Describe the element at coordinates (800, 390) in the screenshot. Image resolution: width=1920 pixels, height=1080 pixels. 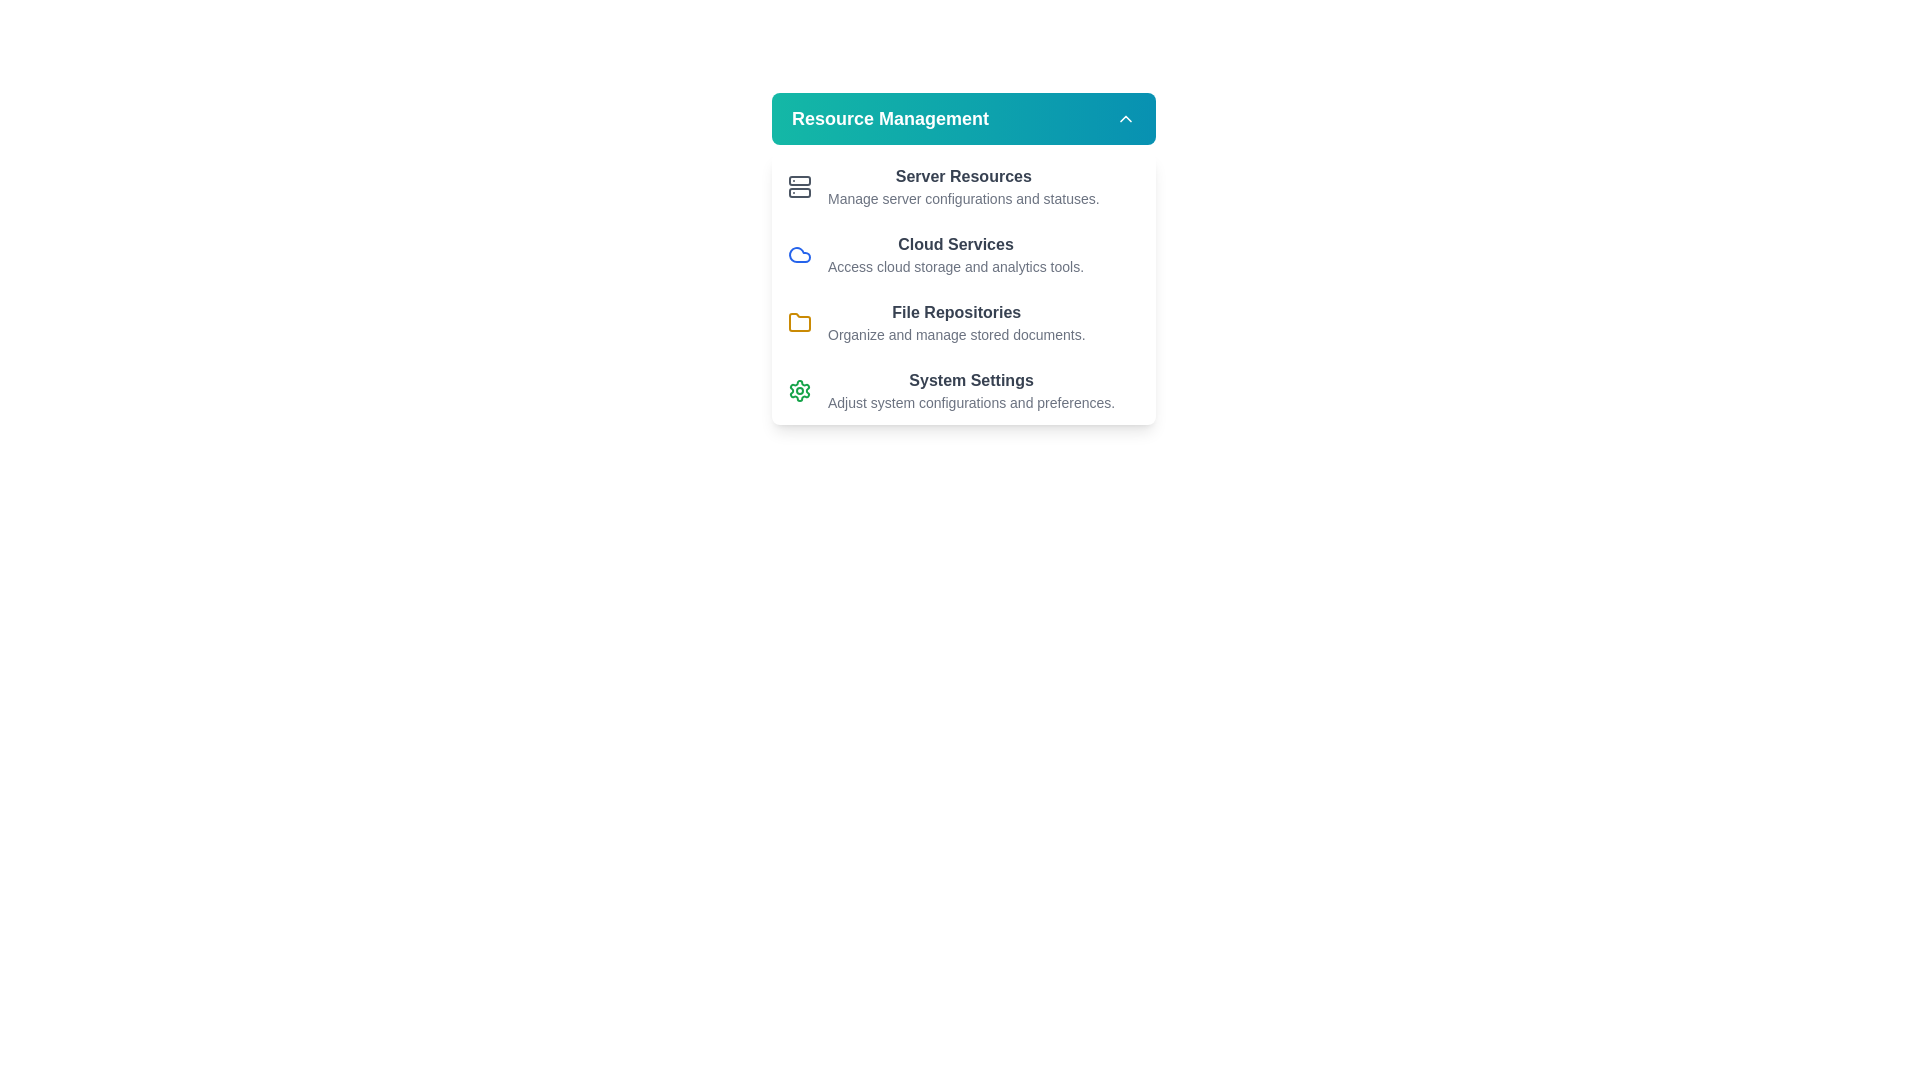
I see `the green settings gear icon located next to the 'System Settings' text` at that location.